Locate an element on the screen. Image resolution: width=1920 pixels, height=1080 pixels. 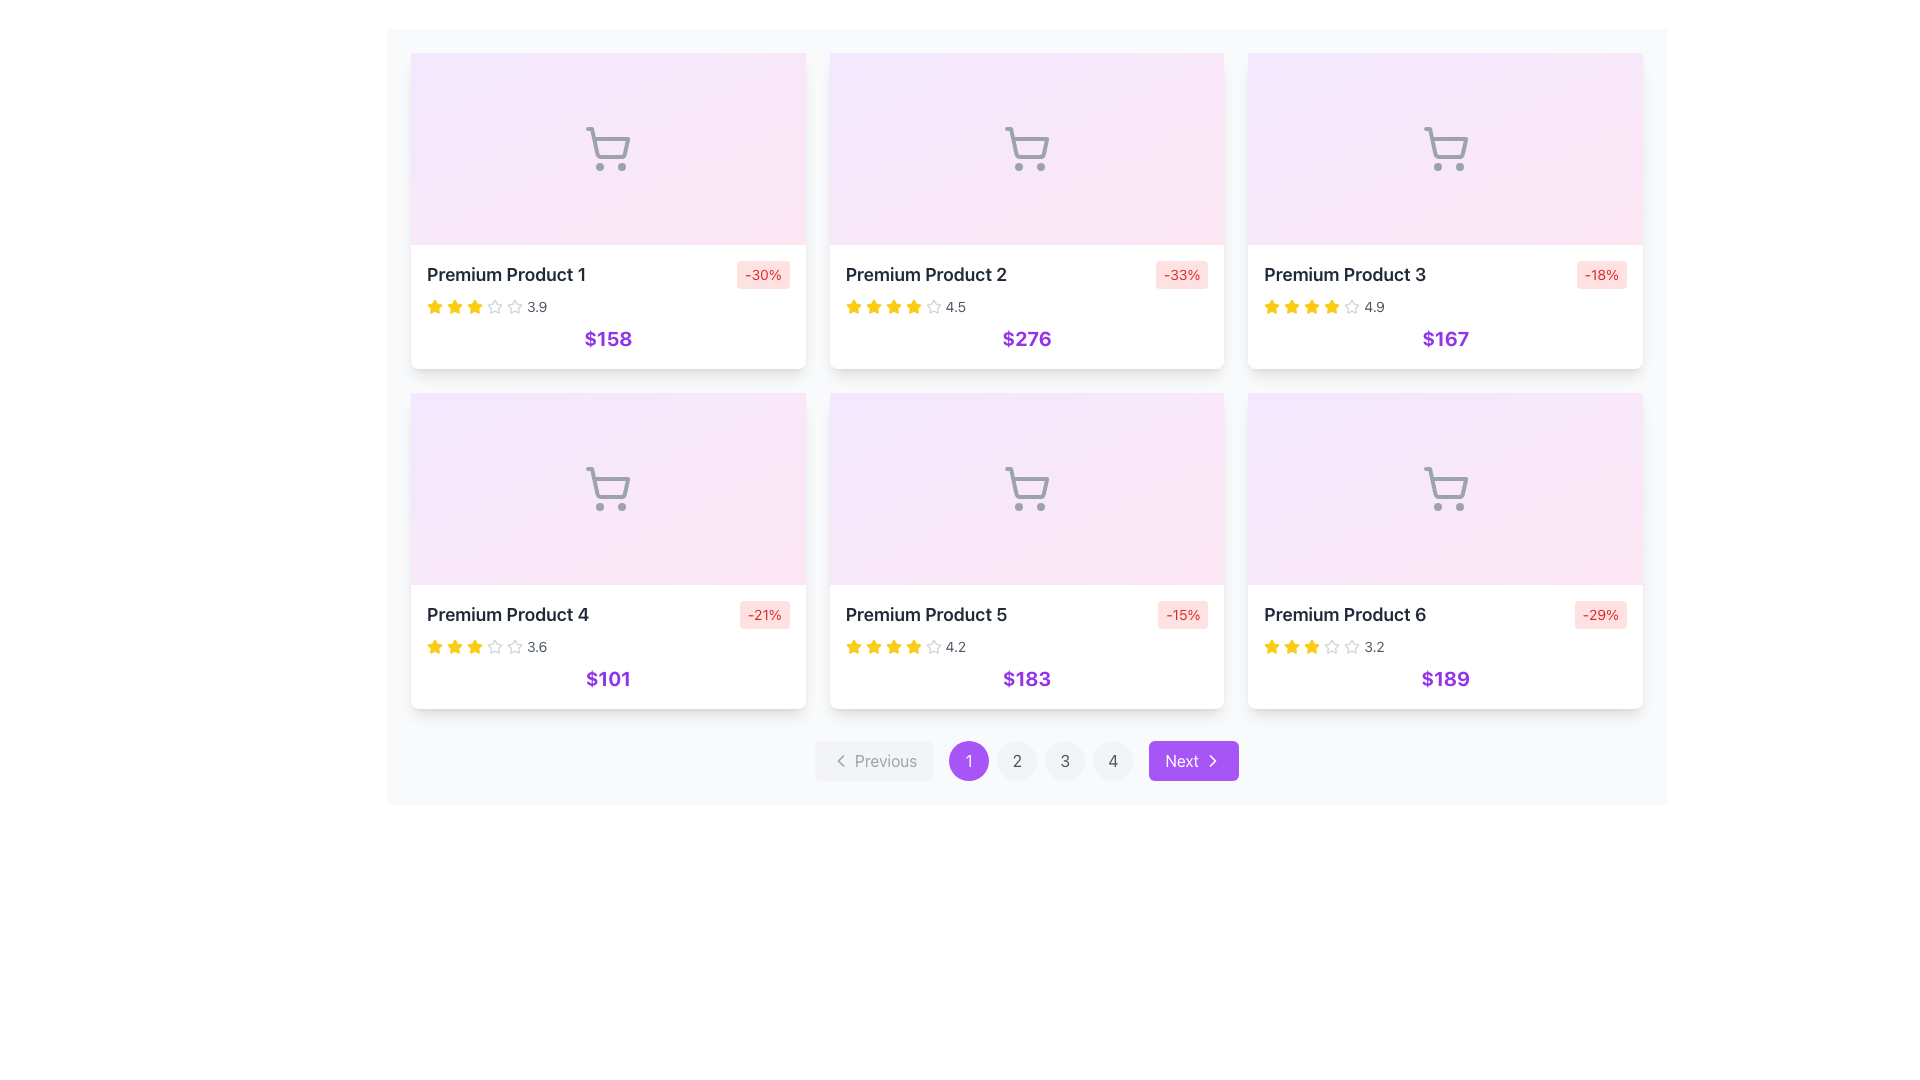
the fourth yellow filled star icon in the rating system of the 'Premium Product 2' card is located at coordinates (892, 307).